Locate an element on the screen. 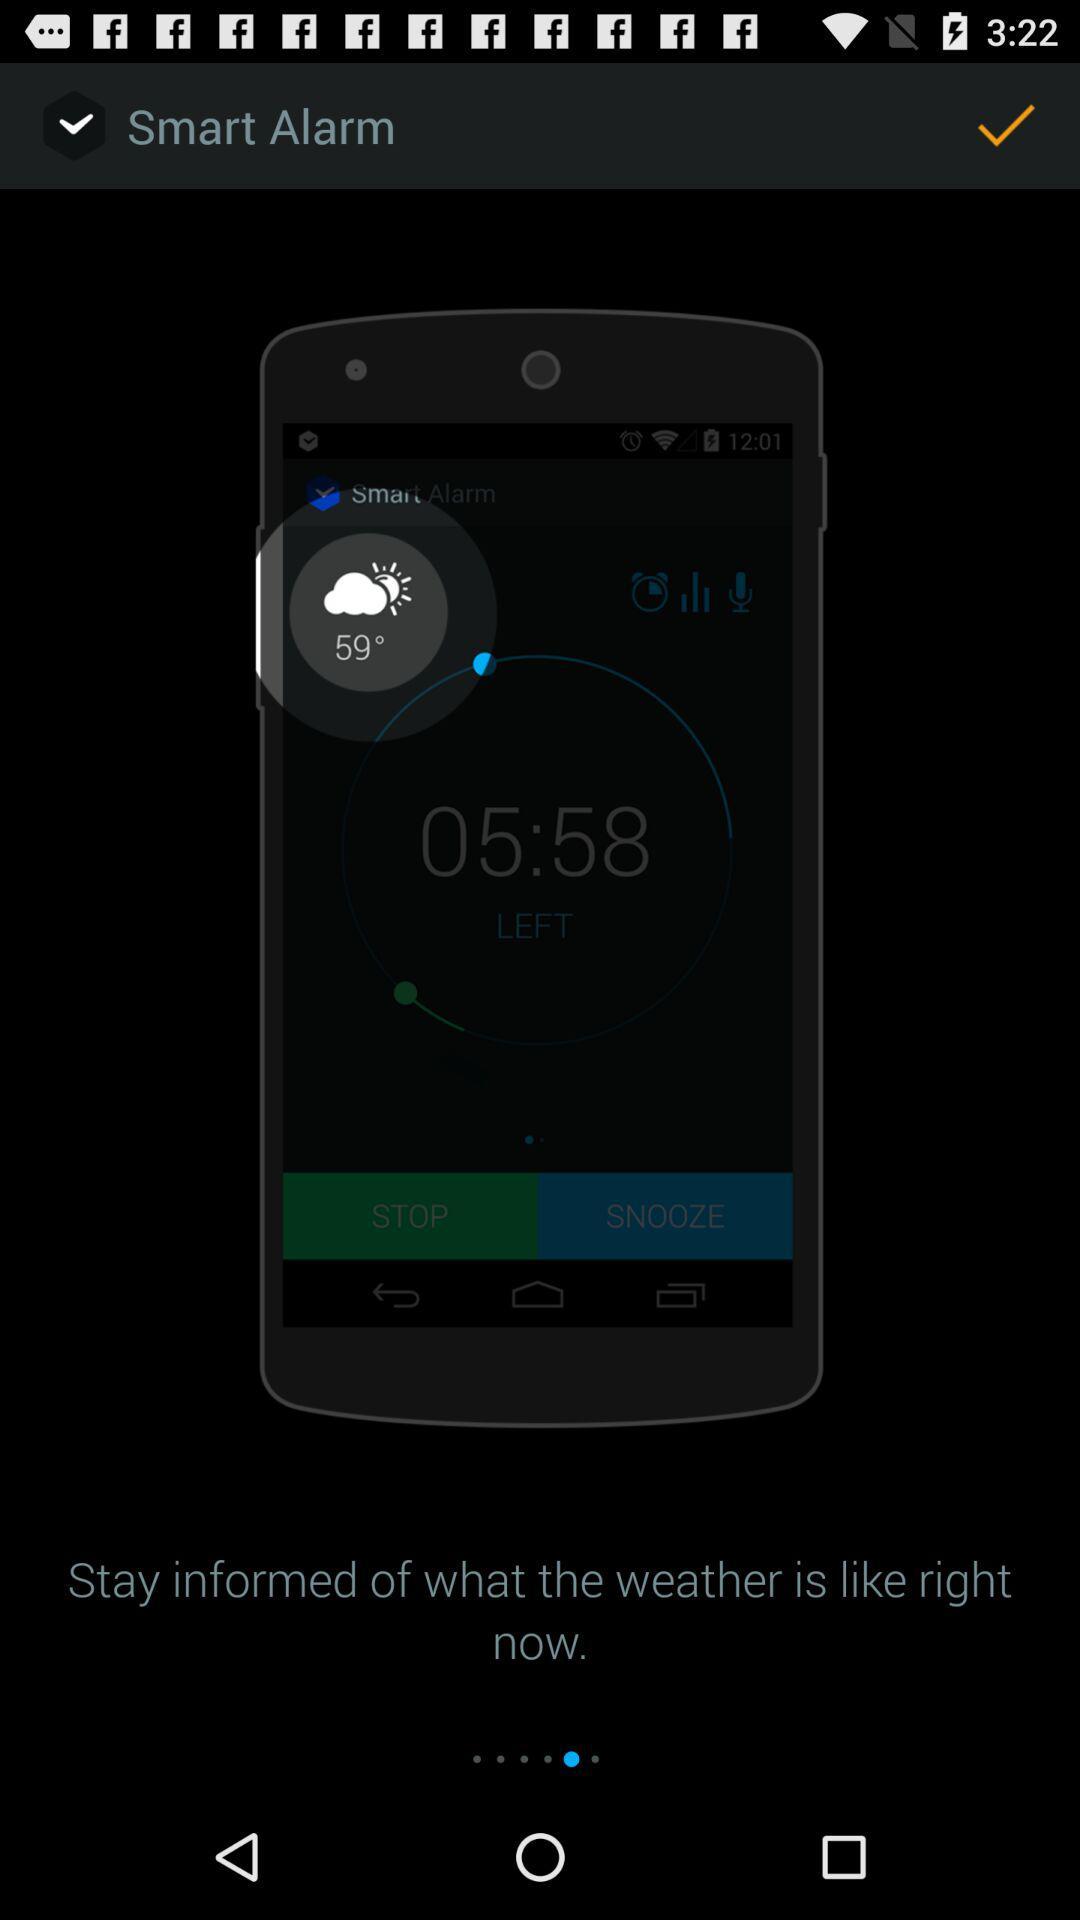  item next to smart alarm app is located at coordinates (1006, 124).